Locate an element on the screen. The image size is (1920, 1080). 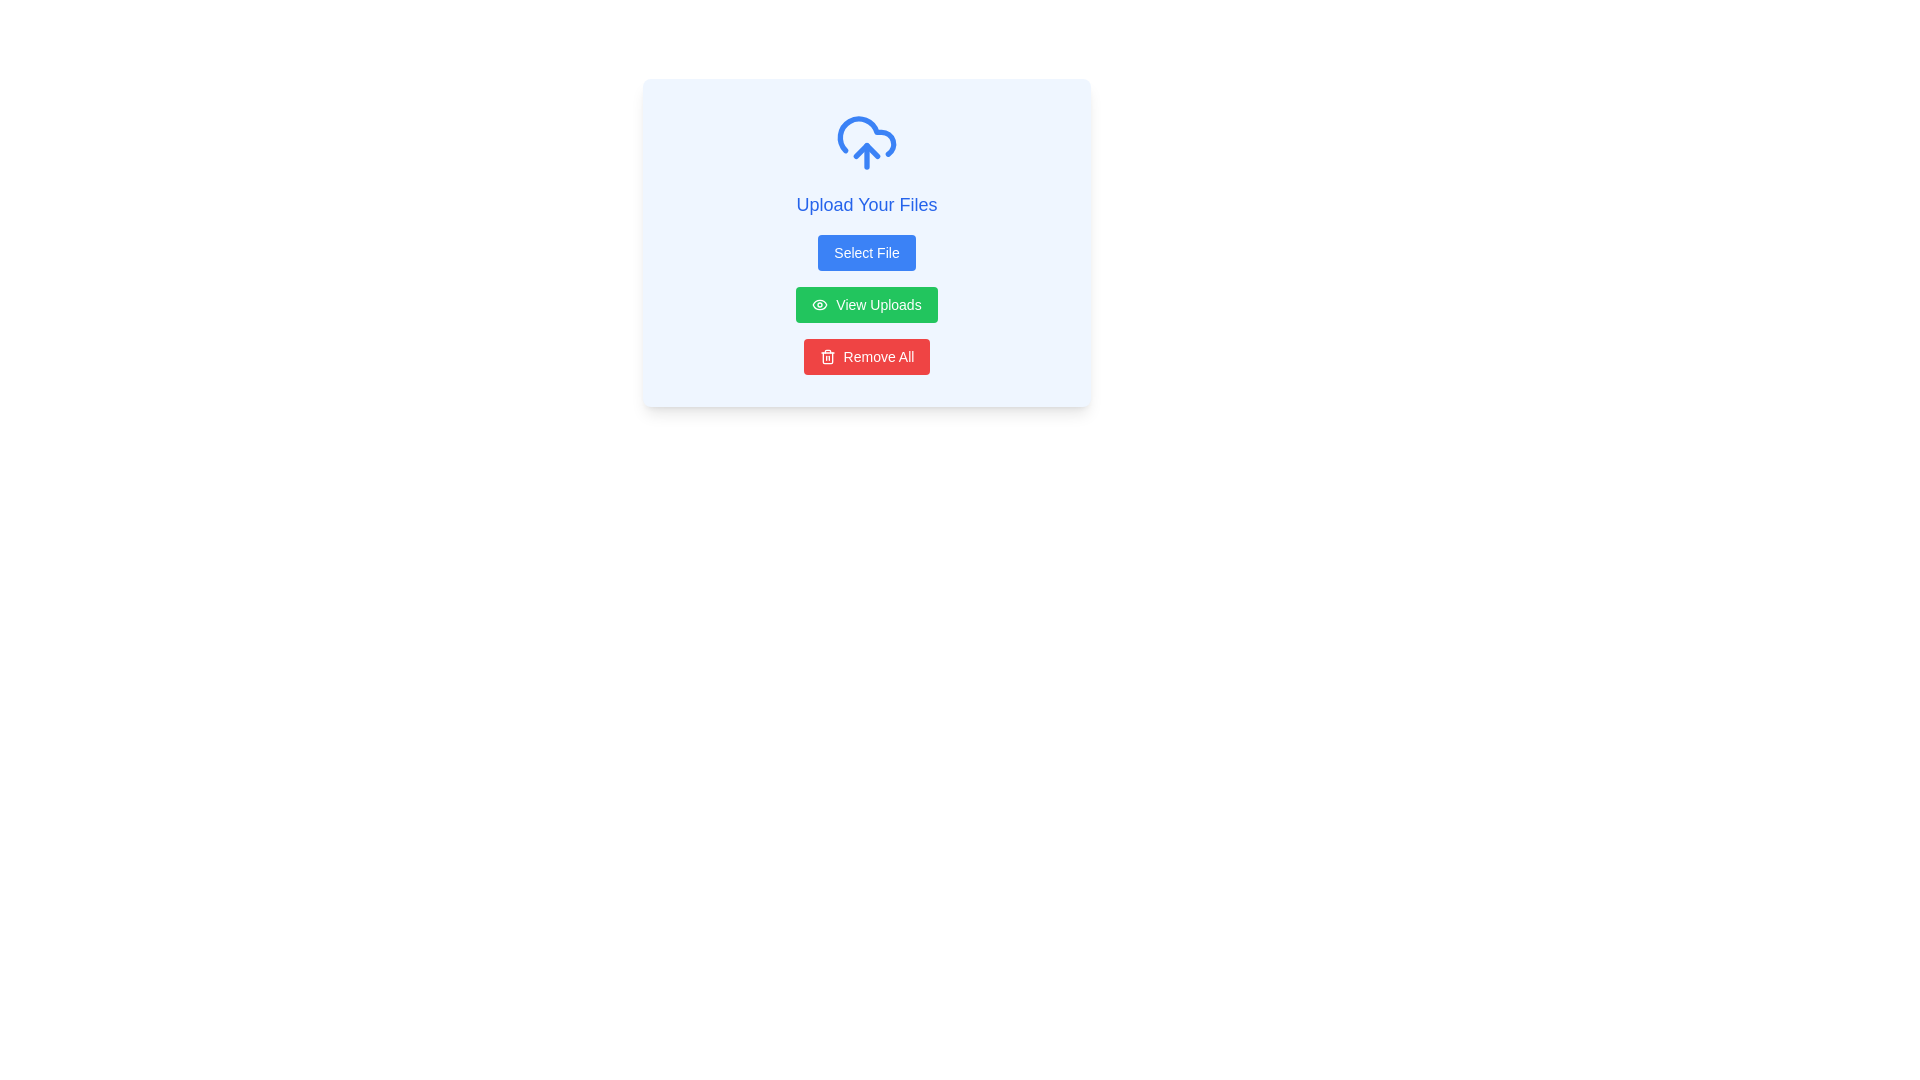
the blue button labeled 'Select File' is located at coordinates (867, 242).